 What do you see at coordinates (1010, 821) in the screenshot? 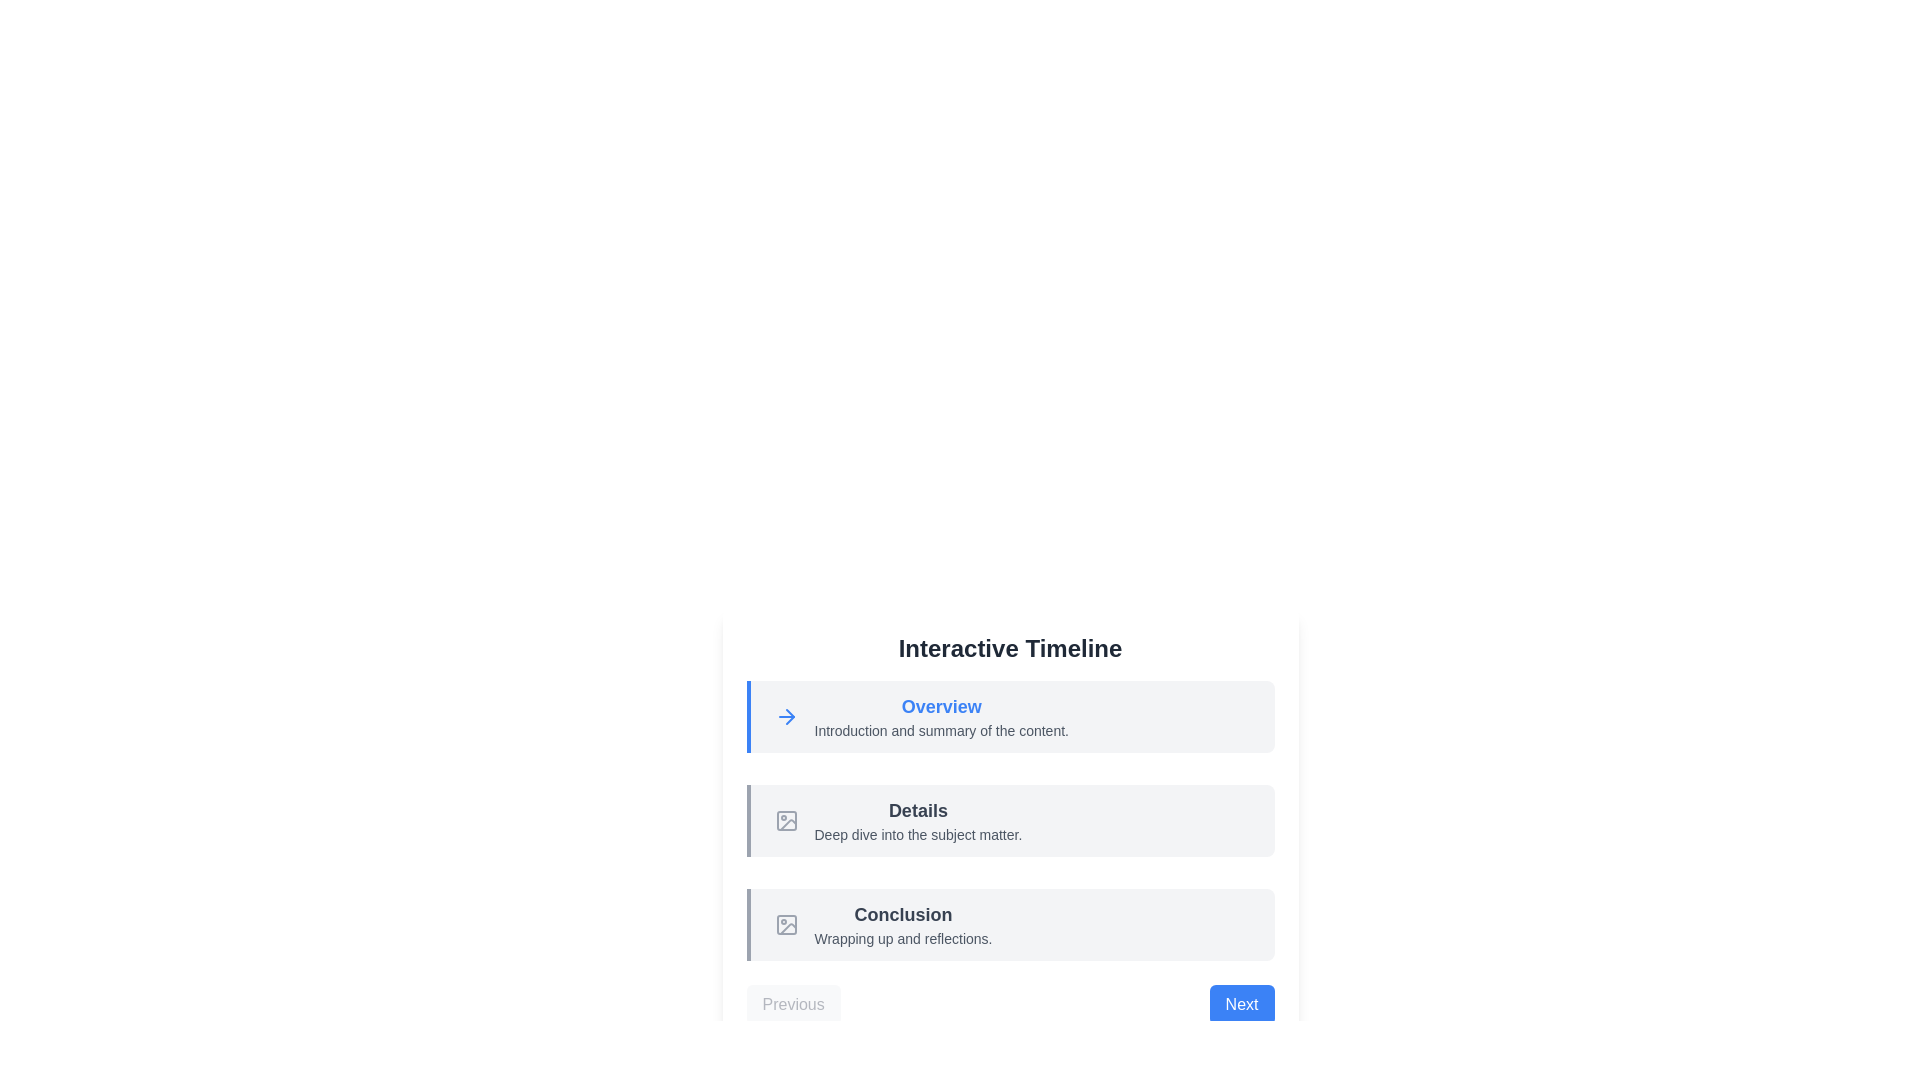
I see `the timeline section labeled Details to view its details` at bounding box center [1010, 821].